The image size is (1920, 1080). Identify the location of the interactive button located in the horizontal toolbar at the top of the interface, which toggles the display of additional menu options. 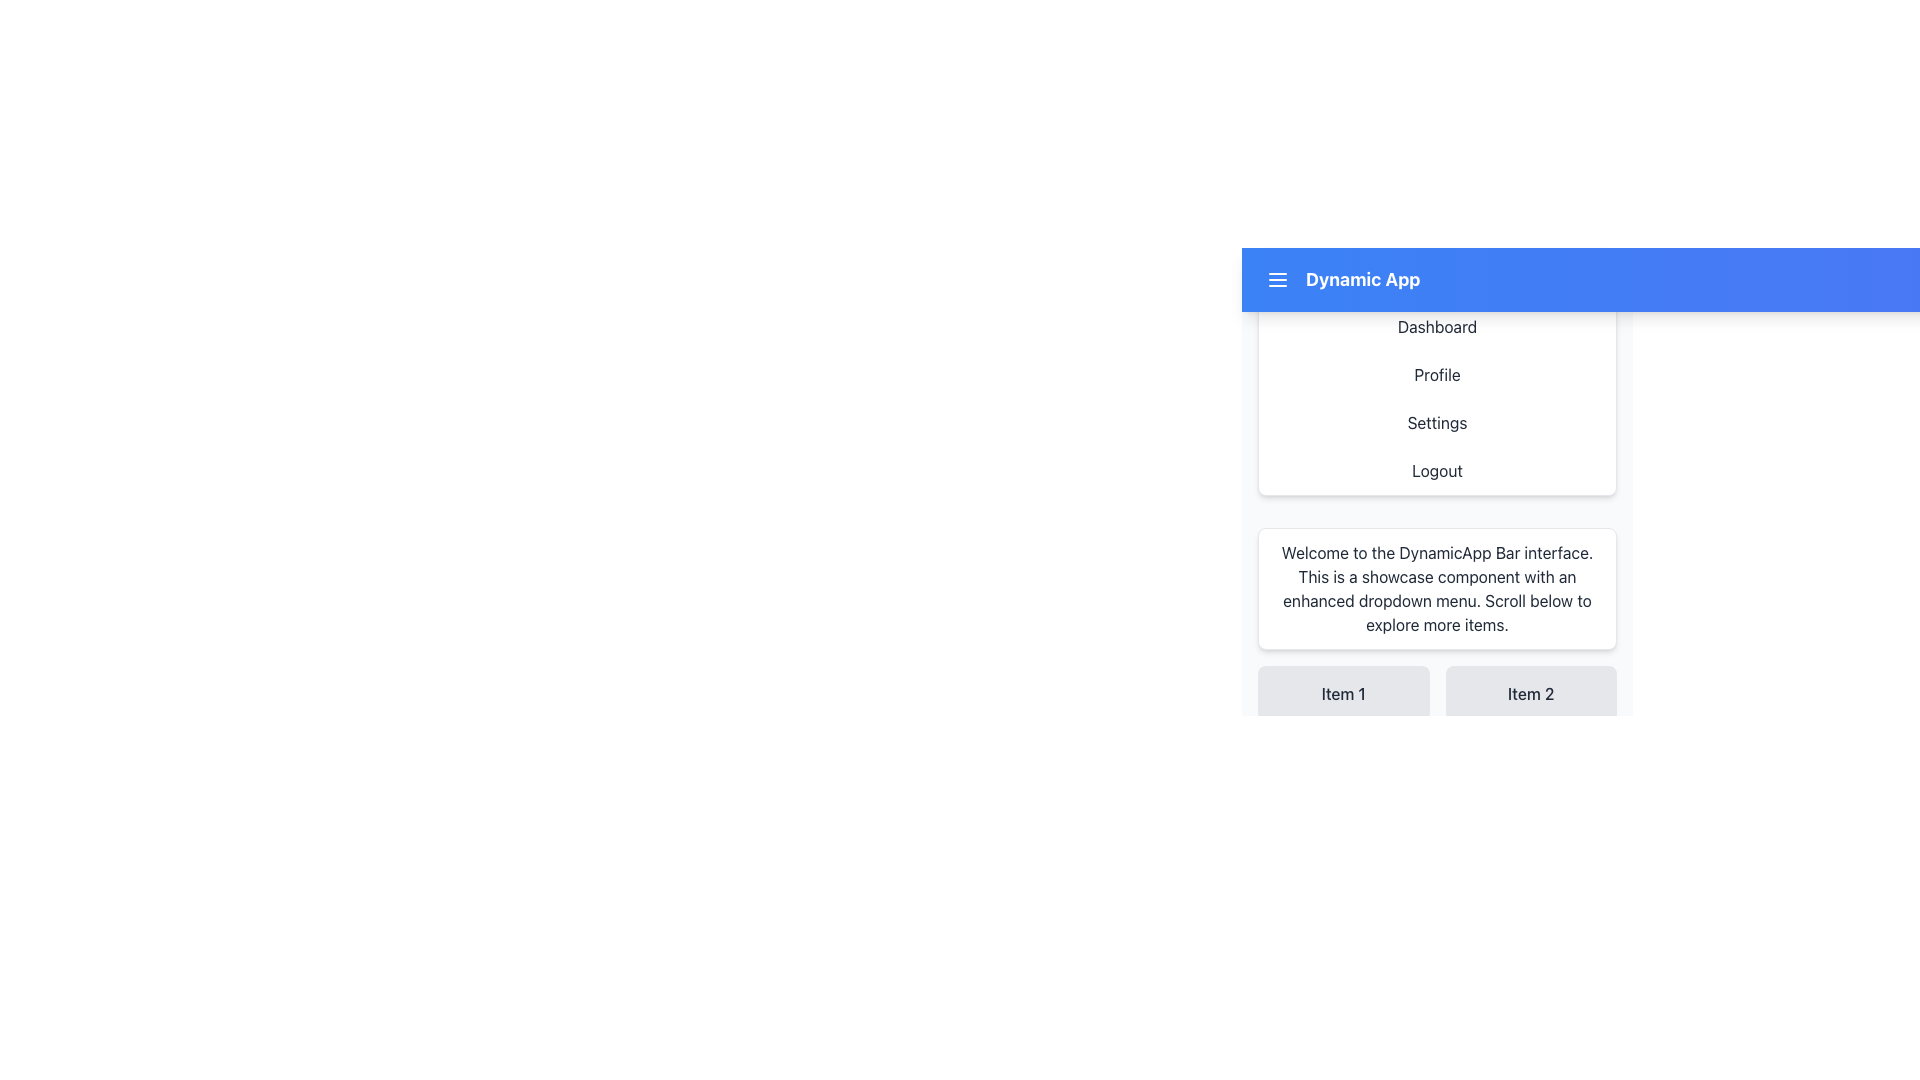
(1436, 270).